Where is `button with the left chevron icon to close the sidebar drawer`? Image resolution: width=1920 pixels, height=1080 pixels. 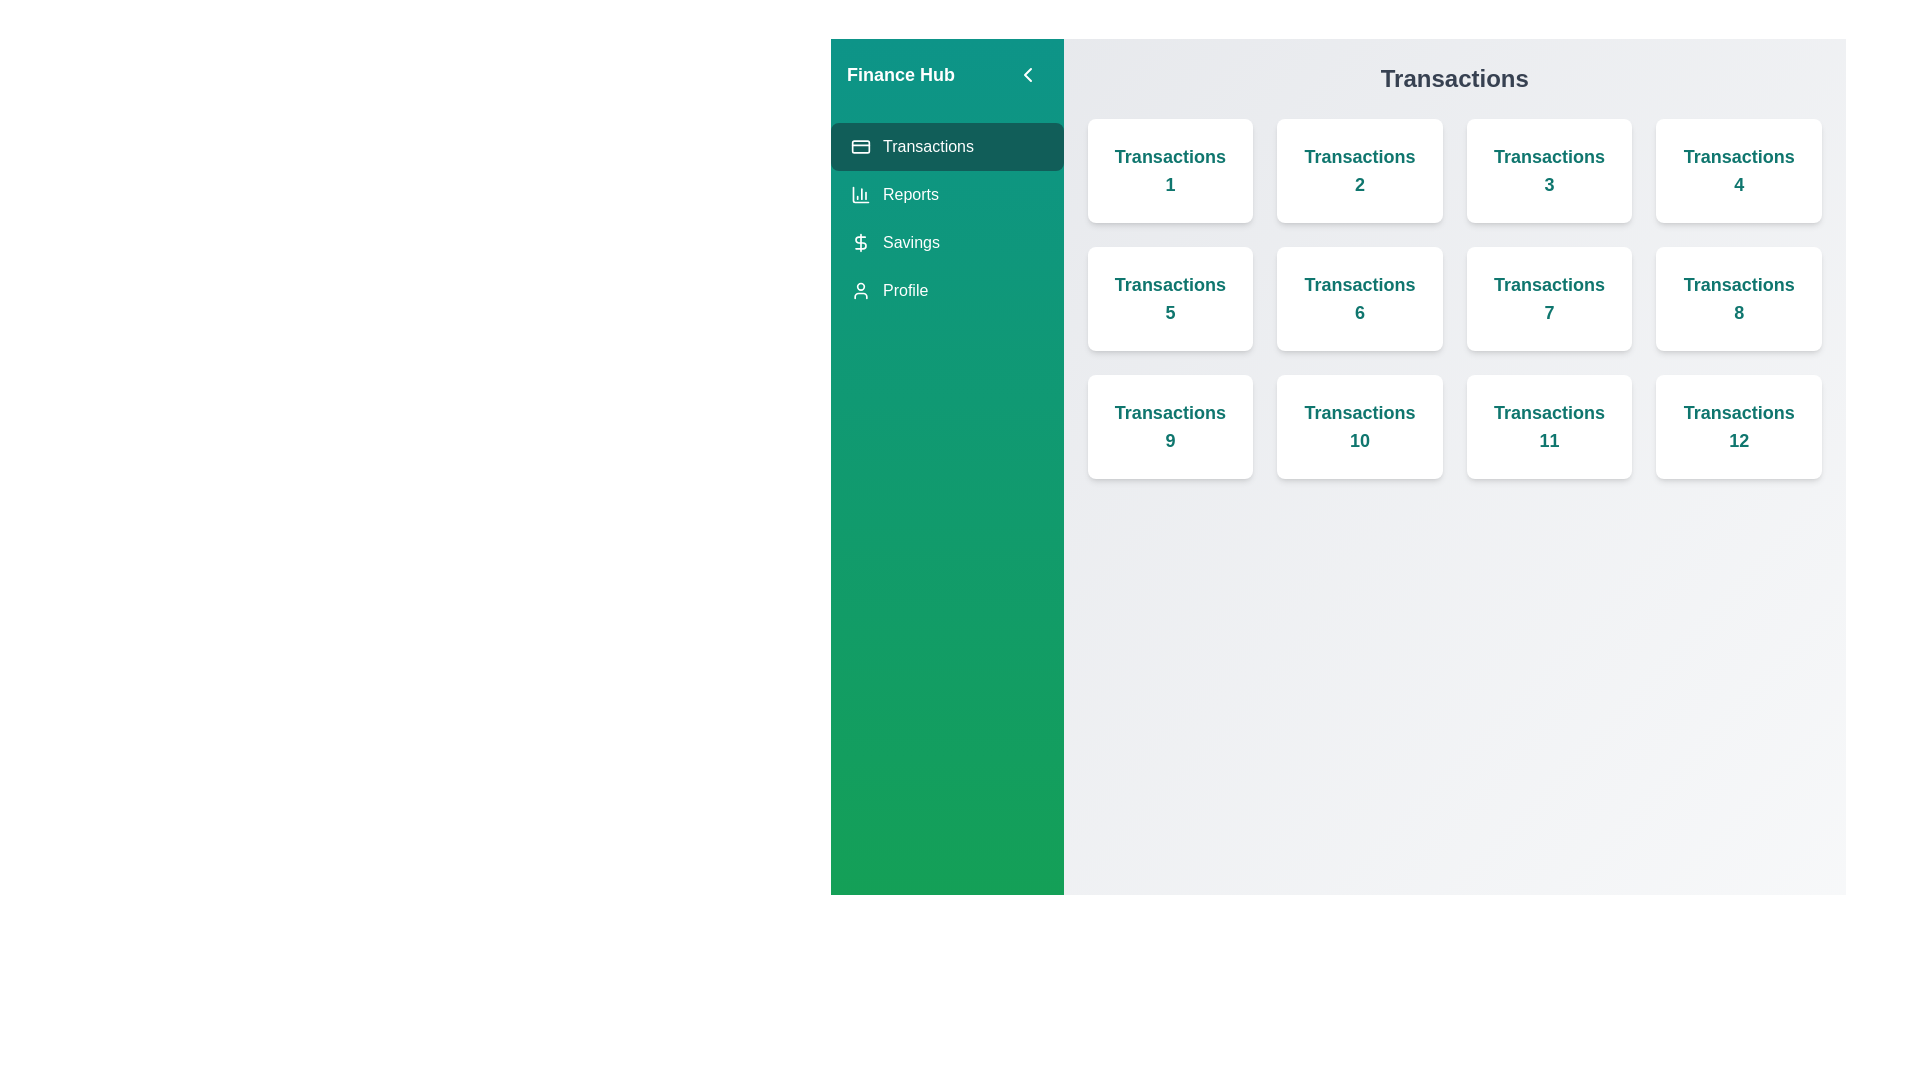 button with the left chevron icon to close the sidebar drawer is located at coordinates (1027, 73).